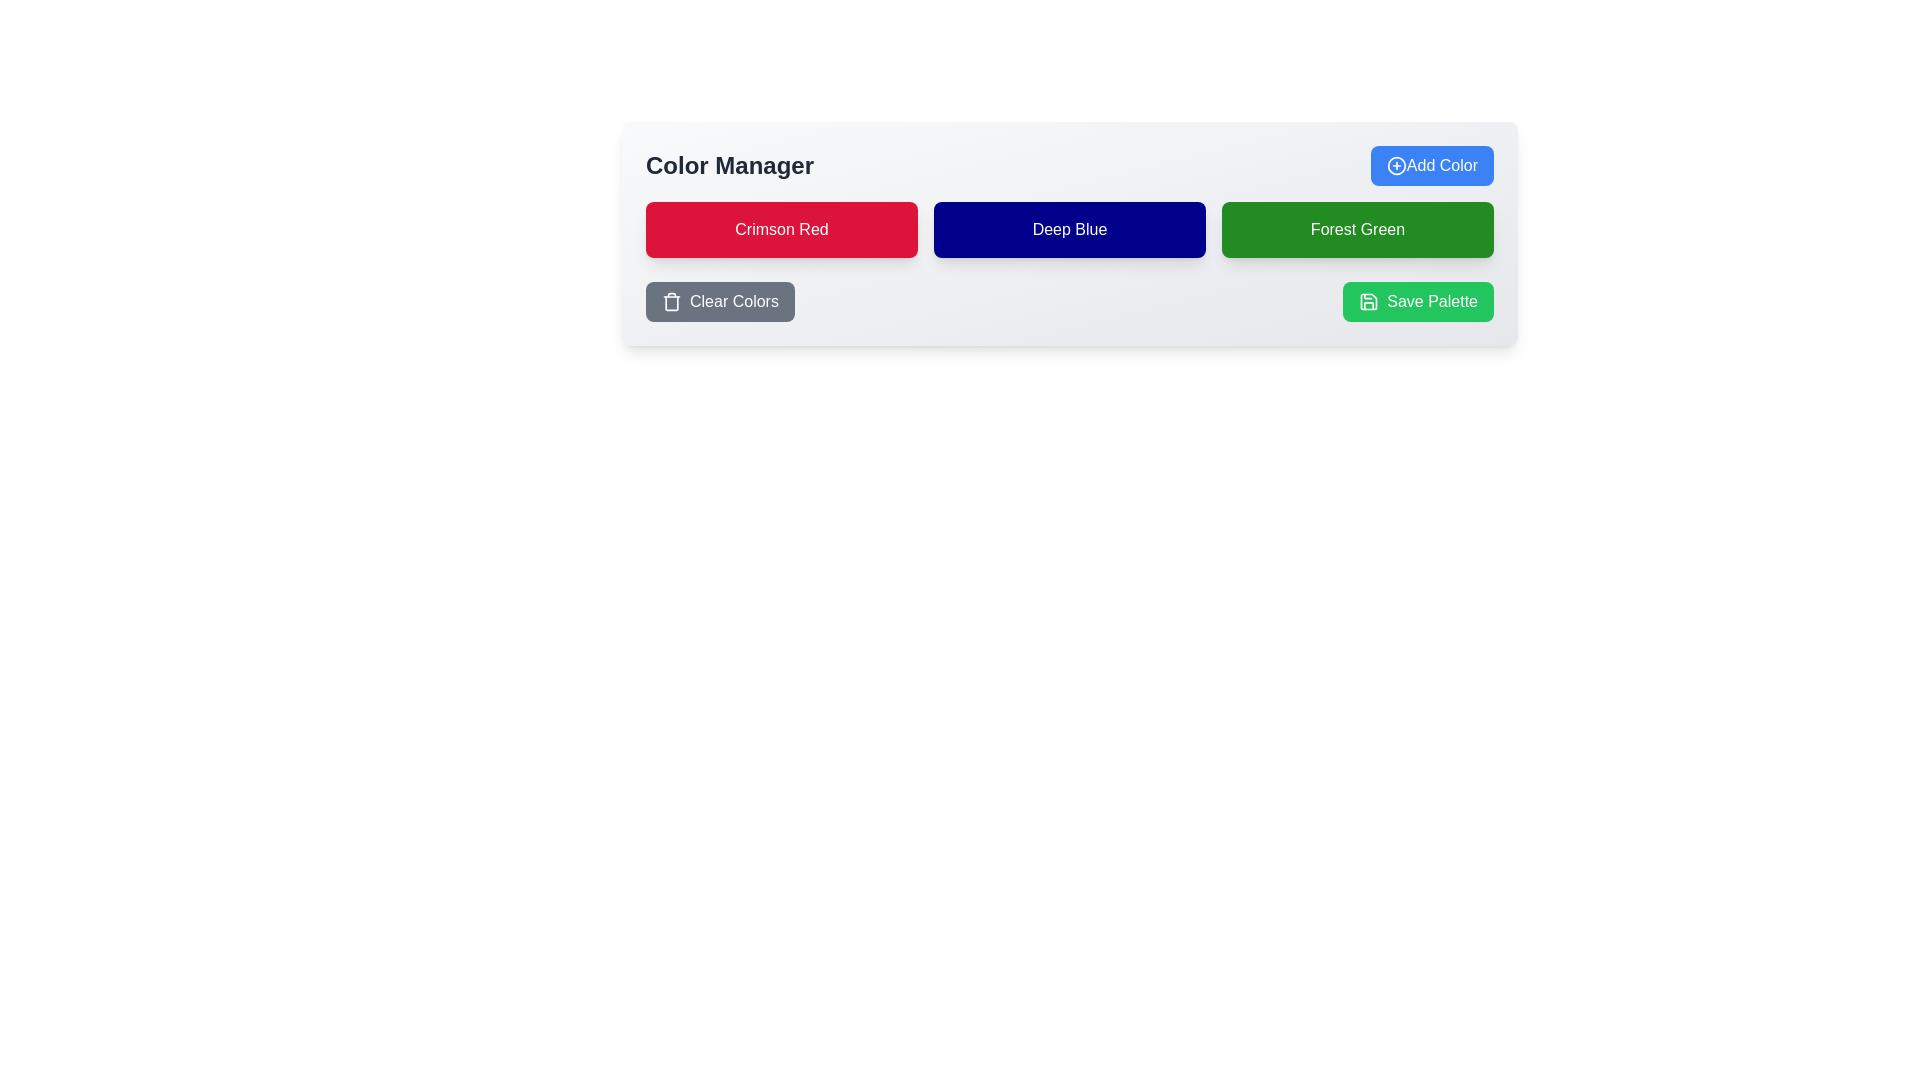 The image size is (1920, 1080). Describe the element at coordinates (1395, 164) in the screenshot. I see `the SVG graphic element that denotes the 'Add Color' function, which is located on the top-right side of the Color Manager interface` at that location.